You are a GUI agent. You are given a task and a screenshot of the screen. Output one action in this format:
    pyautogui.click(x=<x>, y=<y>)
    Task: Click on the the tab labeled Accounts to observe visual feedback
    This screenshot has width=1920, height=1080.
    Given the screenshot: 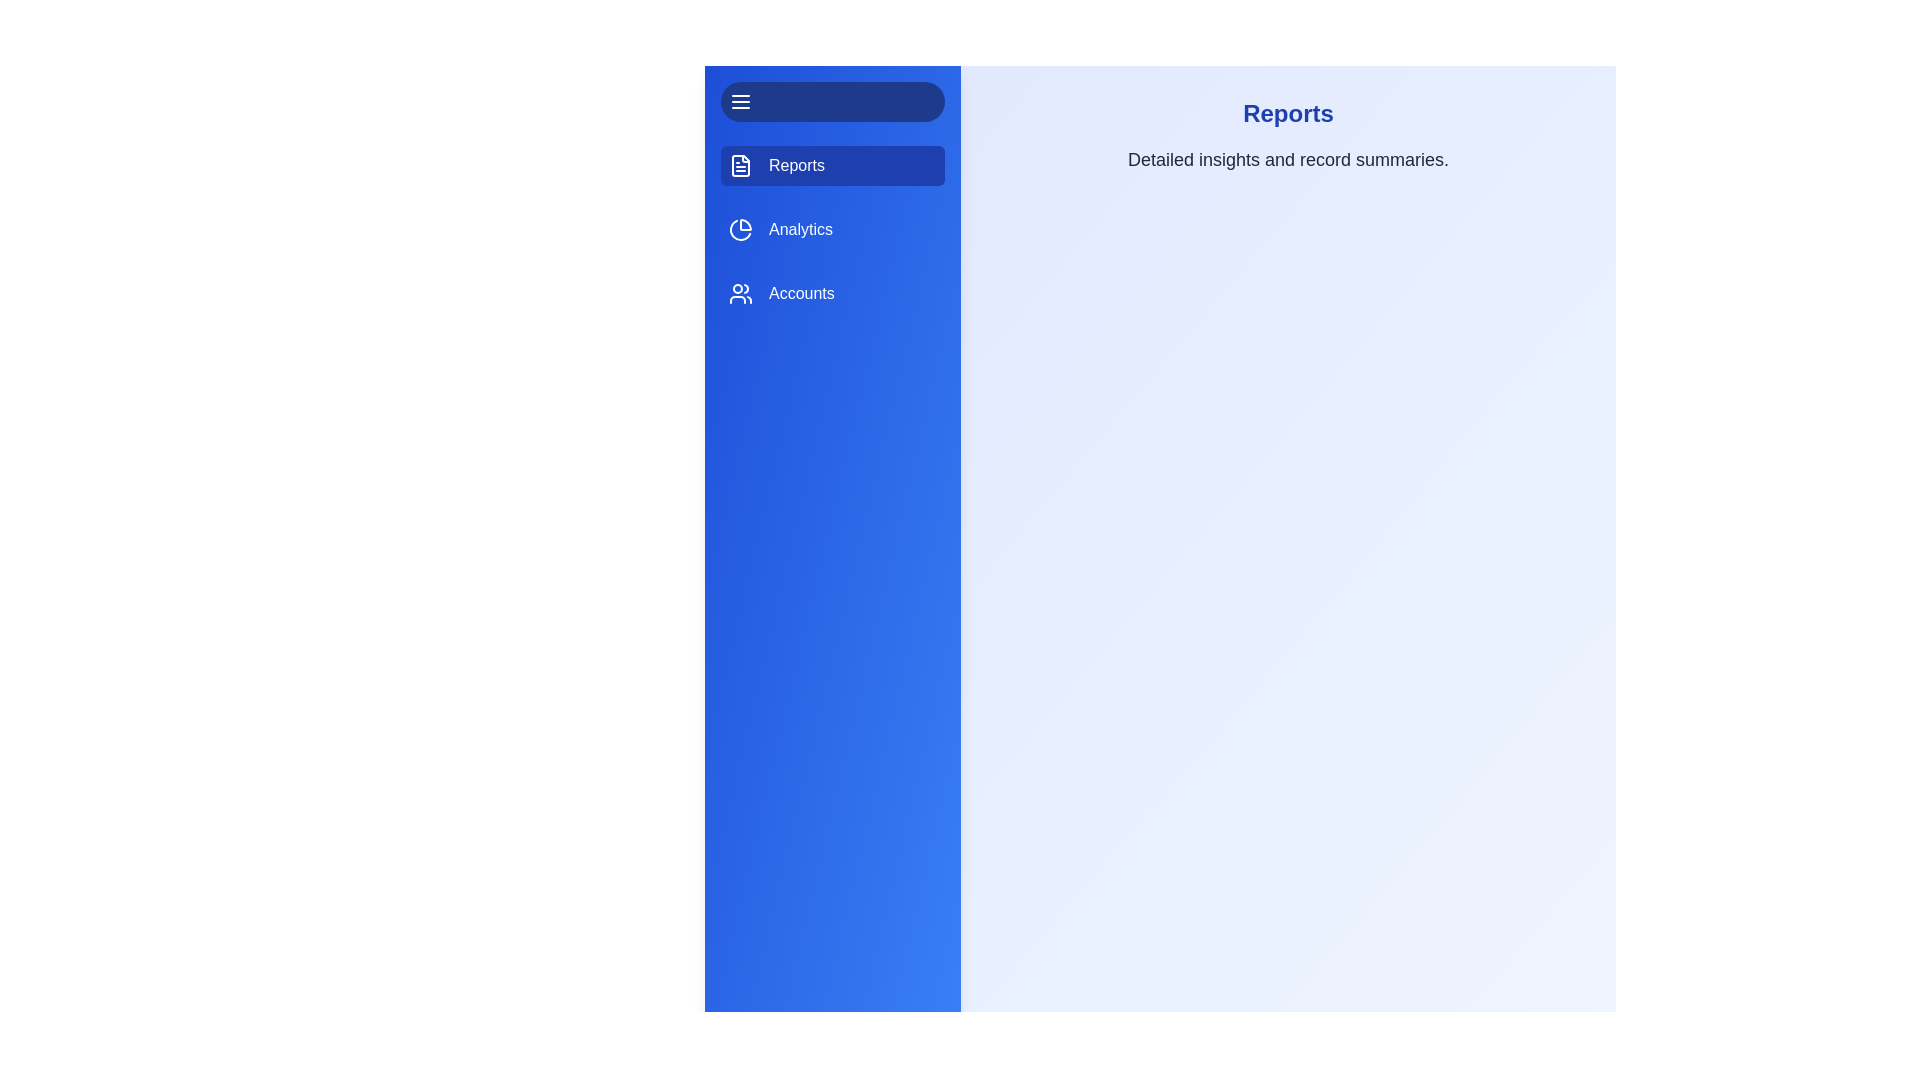 What is the action you would take?
    pyautogui.click(x=833, y=293)
    